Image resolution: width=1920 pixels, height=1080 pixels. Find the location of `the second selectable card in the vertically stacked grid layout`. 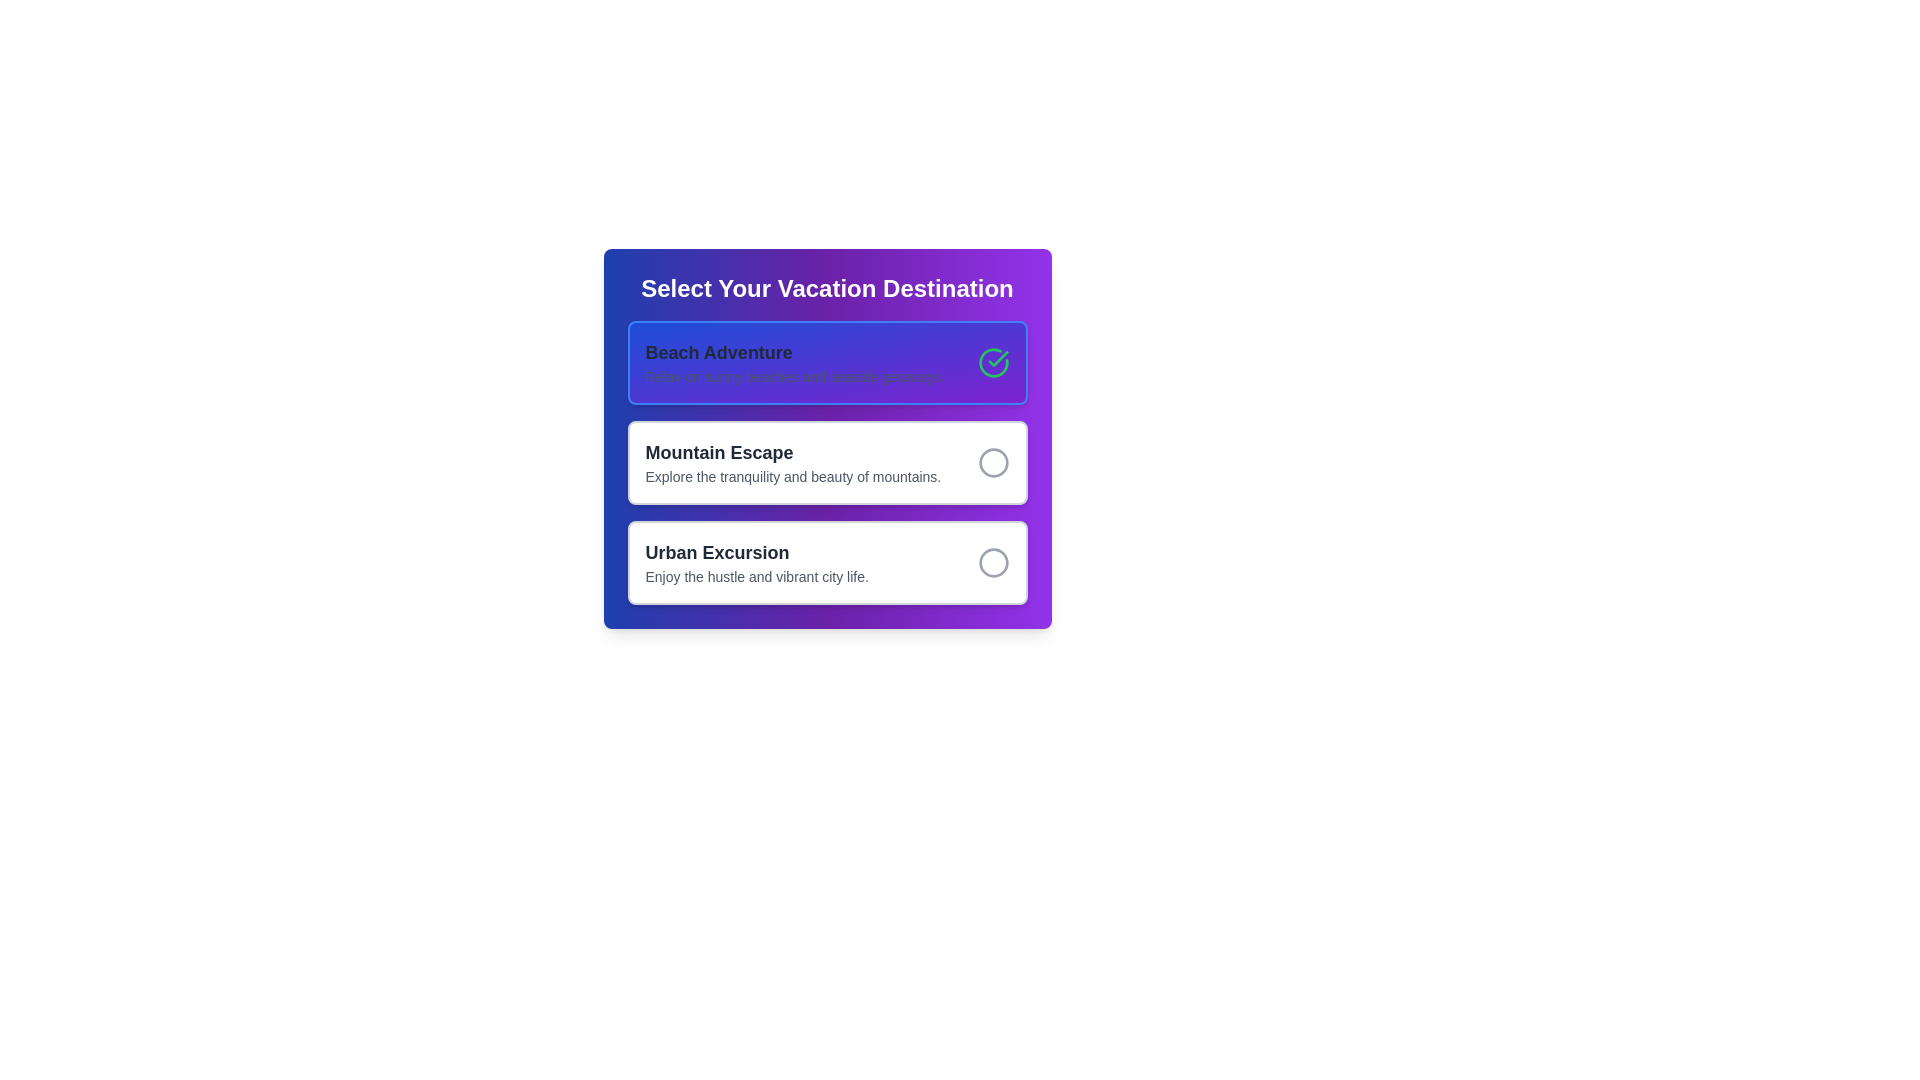

the second selectable card in the vertically stacked grid layout is located at coordinates (827, 462).